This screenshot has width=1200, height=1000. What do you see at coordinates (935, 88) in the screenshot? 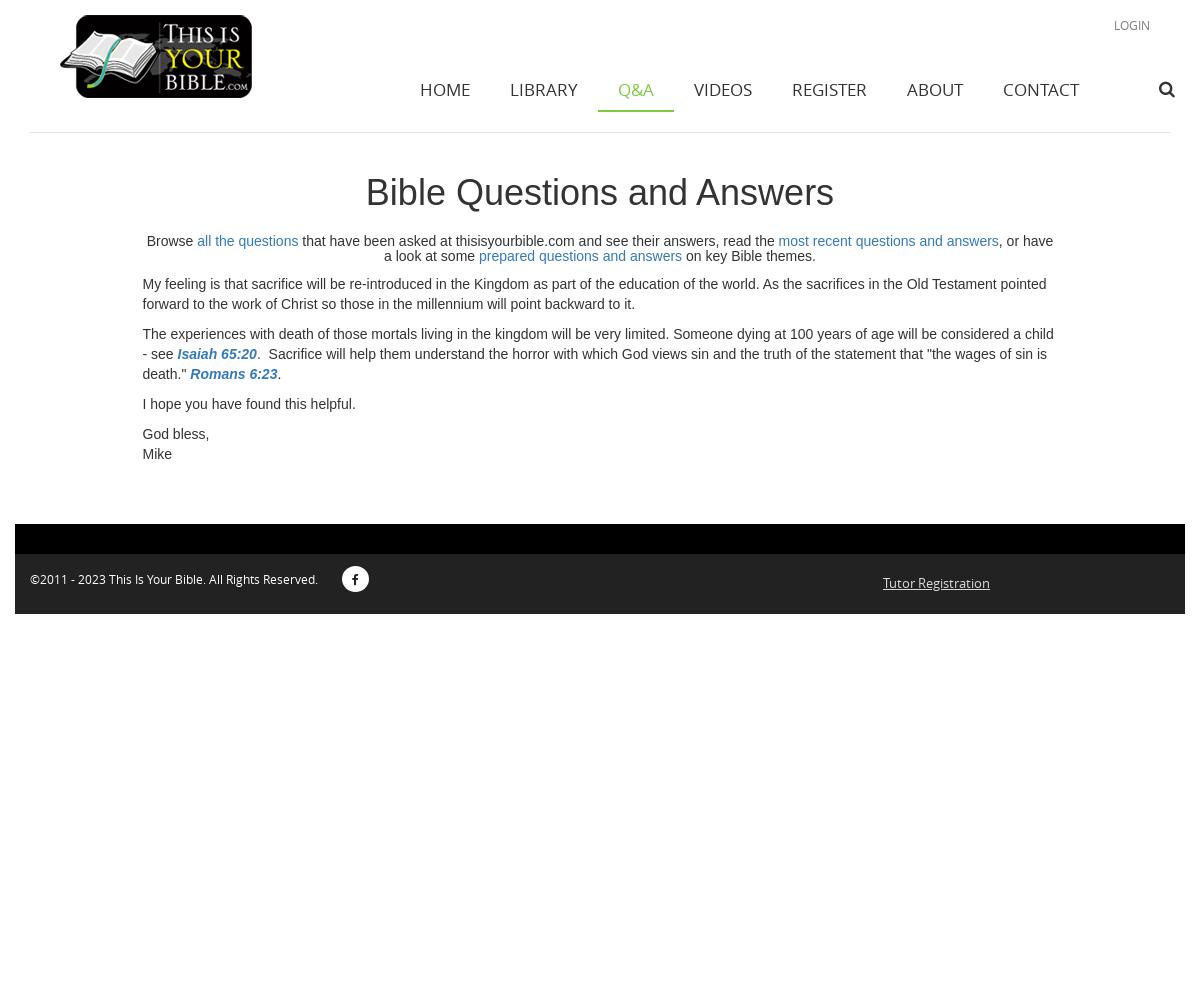
I see `'ABOUT'` at bounding box center [935, 88].